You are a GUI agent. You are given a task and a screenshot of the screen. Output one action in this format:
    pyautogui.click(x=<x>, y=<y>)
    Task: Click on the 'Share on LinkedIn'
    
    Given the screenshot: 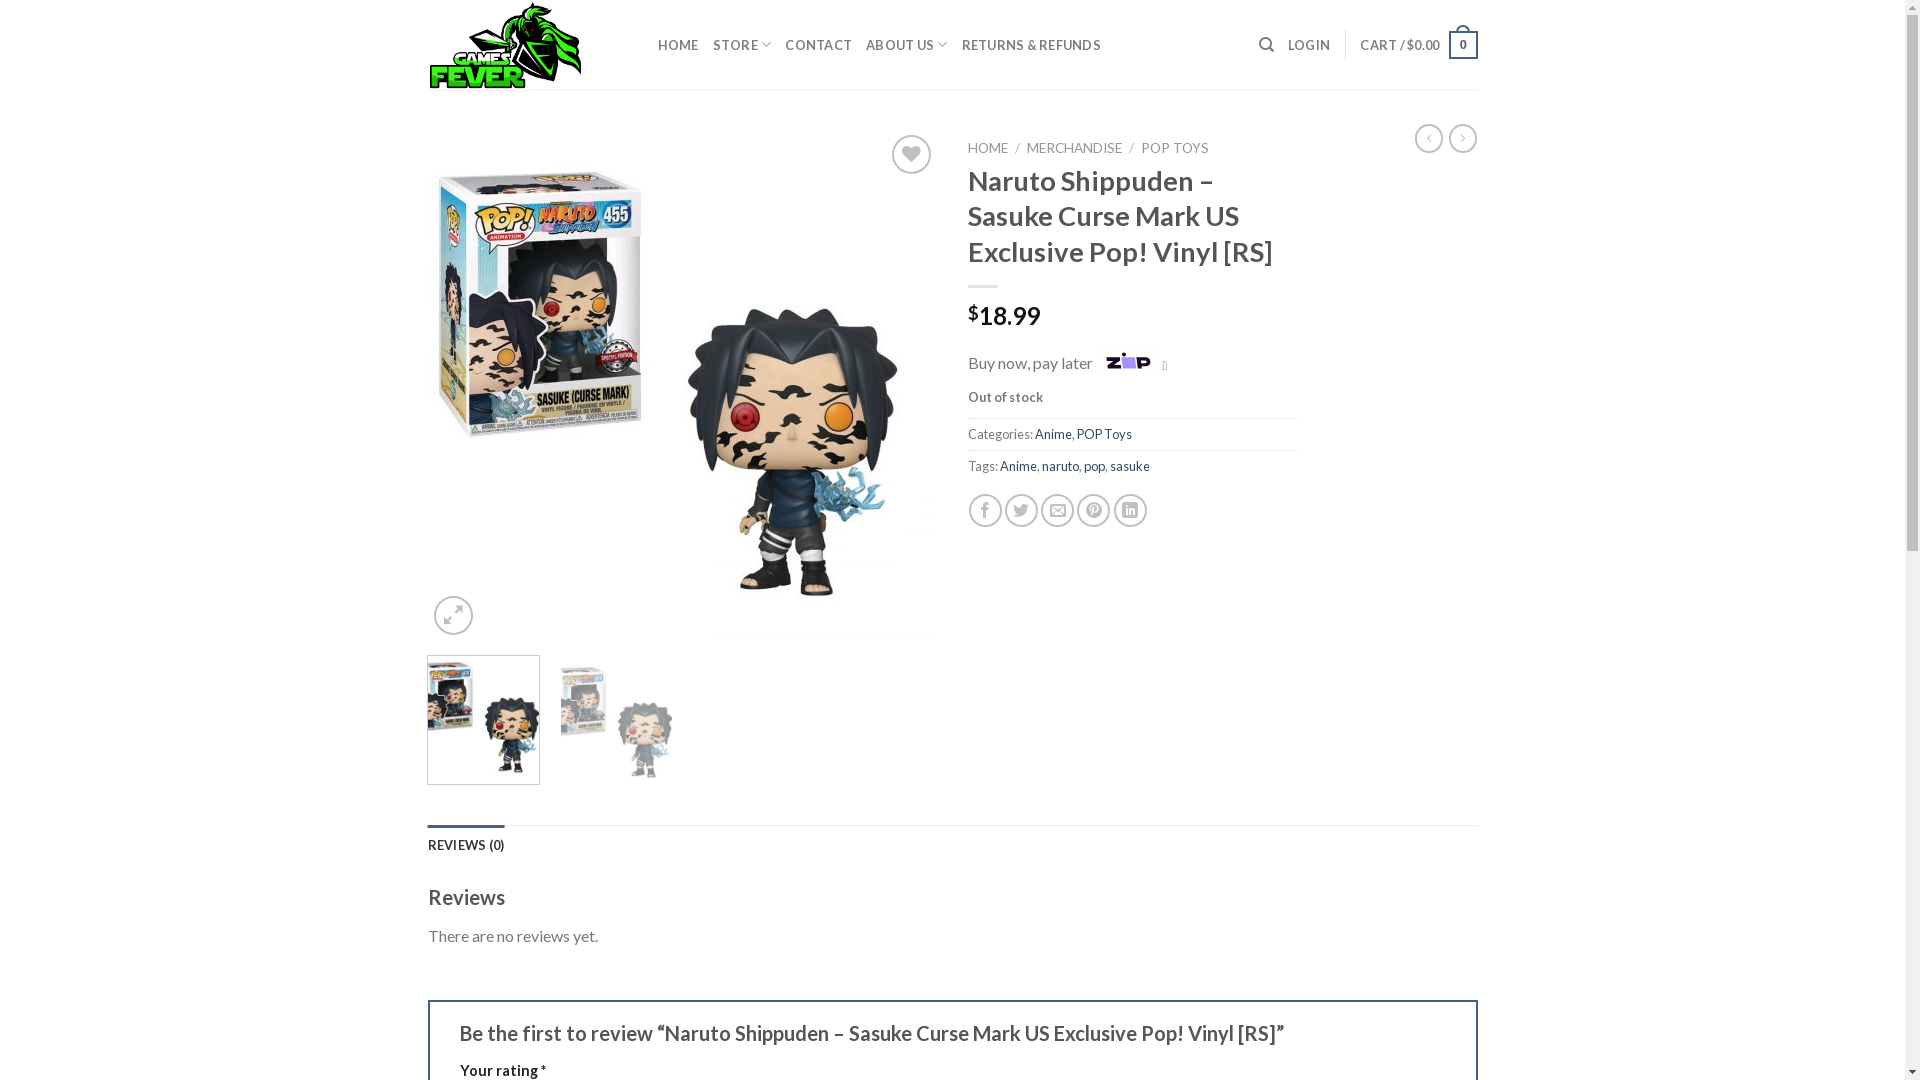 What is the action you would take?
    pyautogui.click(x=1130, y=509)
    